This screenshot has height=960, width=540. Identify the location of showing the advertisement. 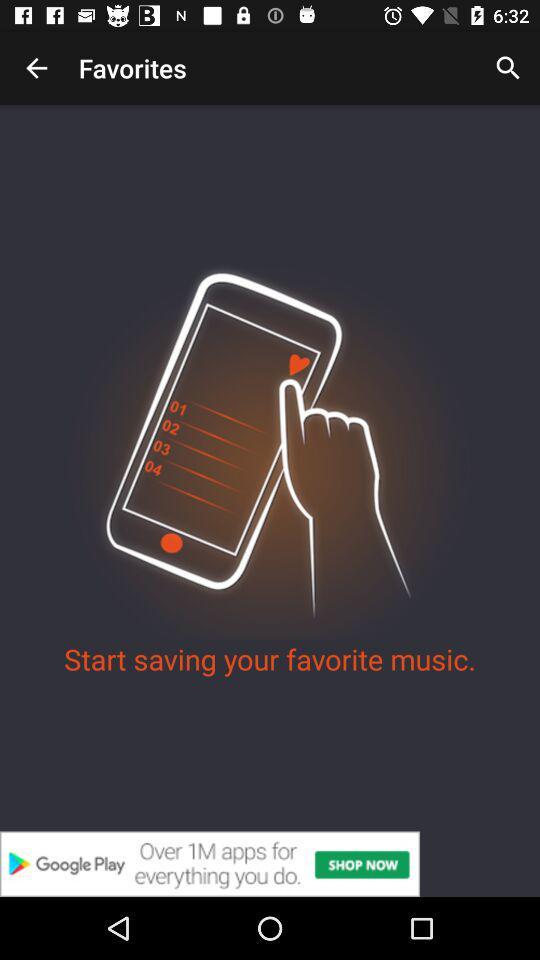
(270, 863).